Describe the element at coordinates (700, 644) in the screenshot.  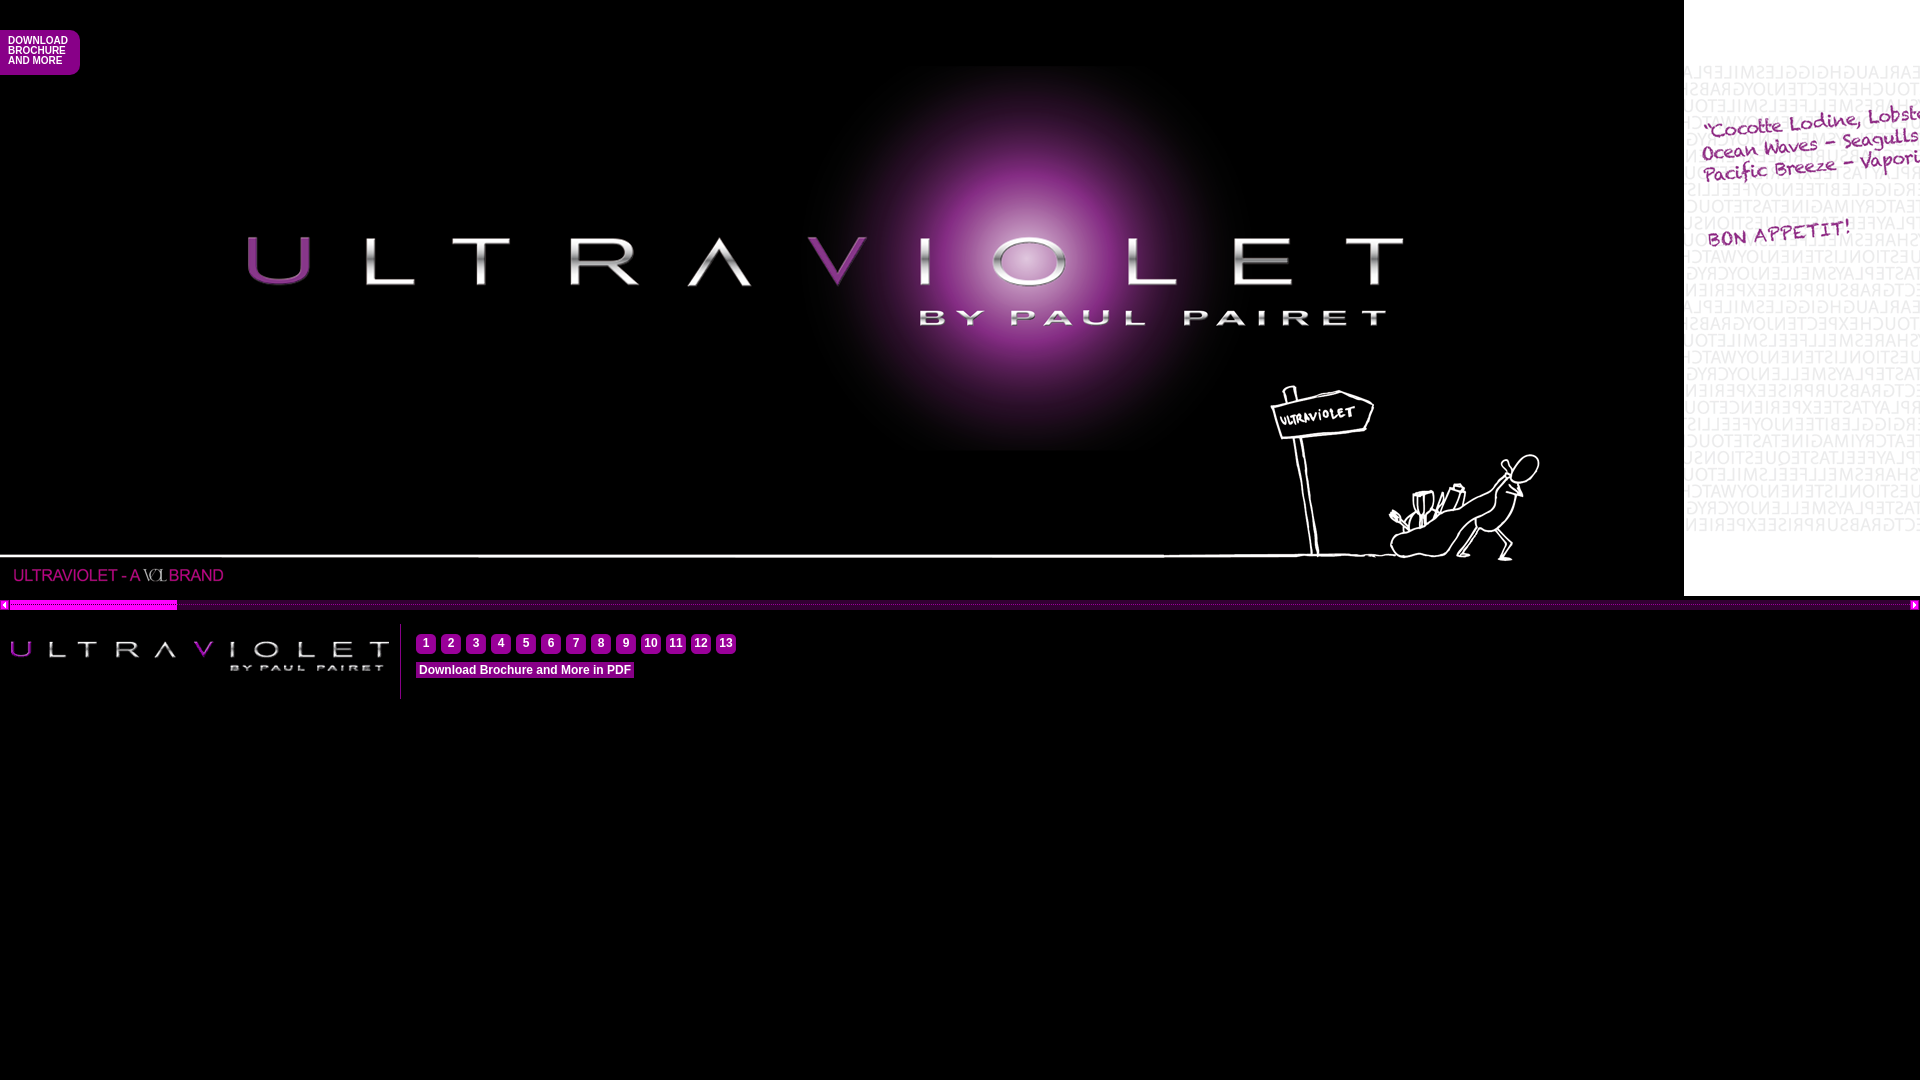
I see `'12'` at that location.